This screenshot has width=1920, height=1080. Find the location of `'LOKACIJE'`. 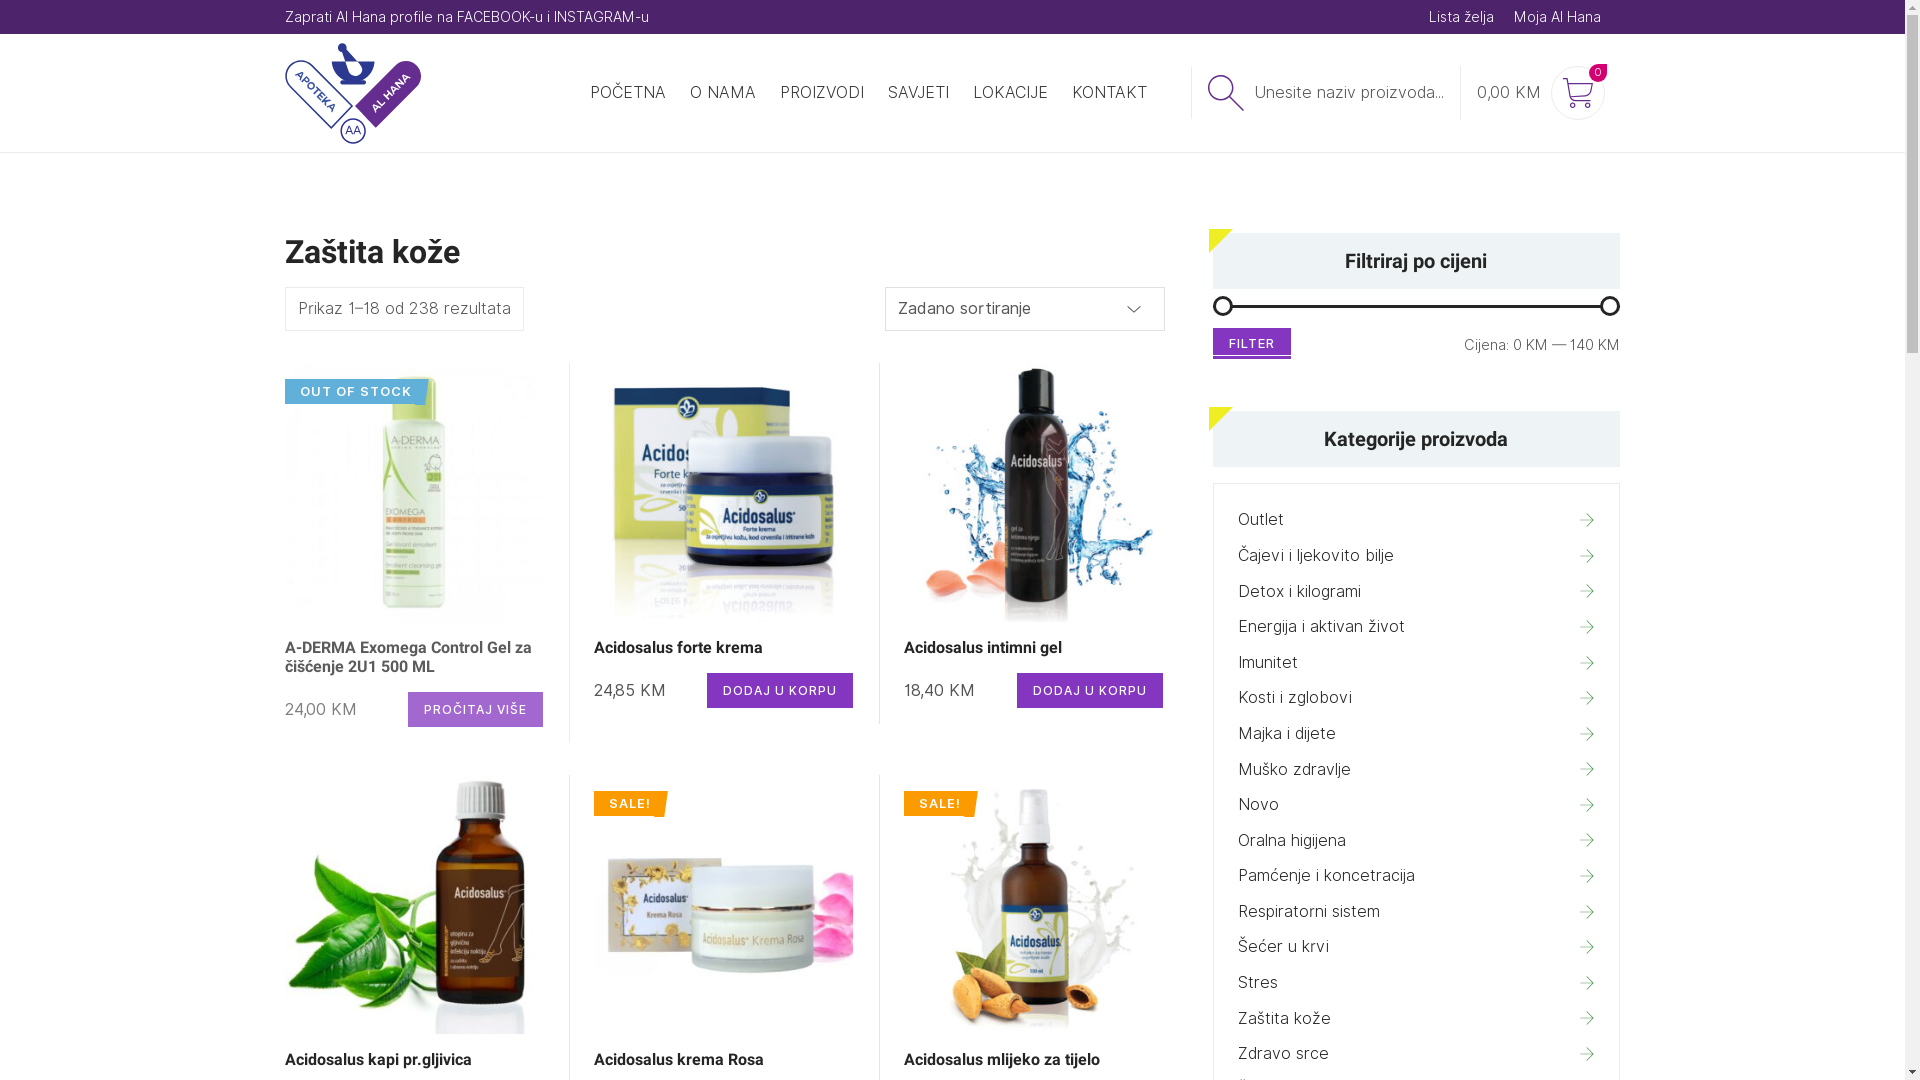

'LOKACIJE' is located at coordinates (1009, 92).